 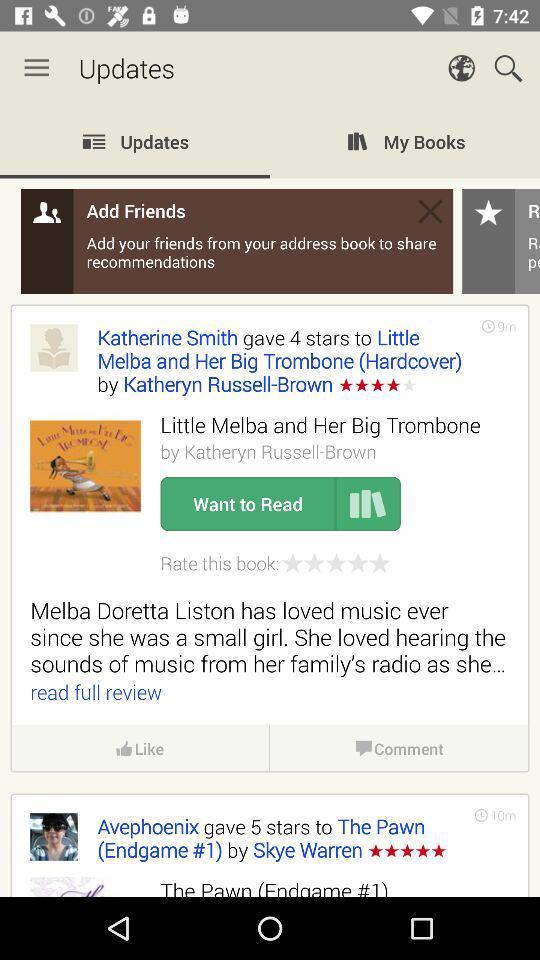 I want to click on display use zone, so click(x=270, y=500).